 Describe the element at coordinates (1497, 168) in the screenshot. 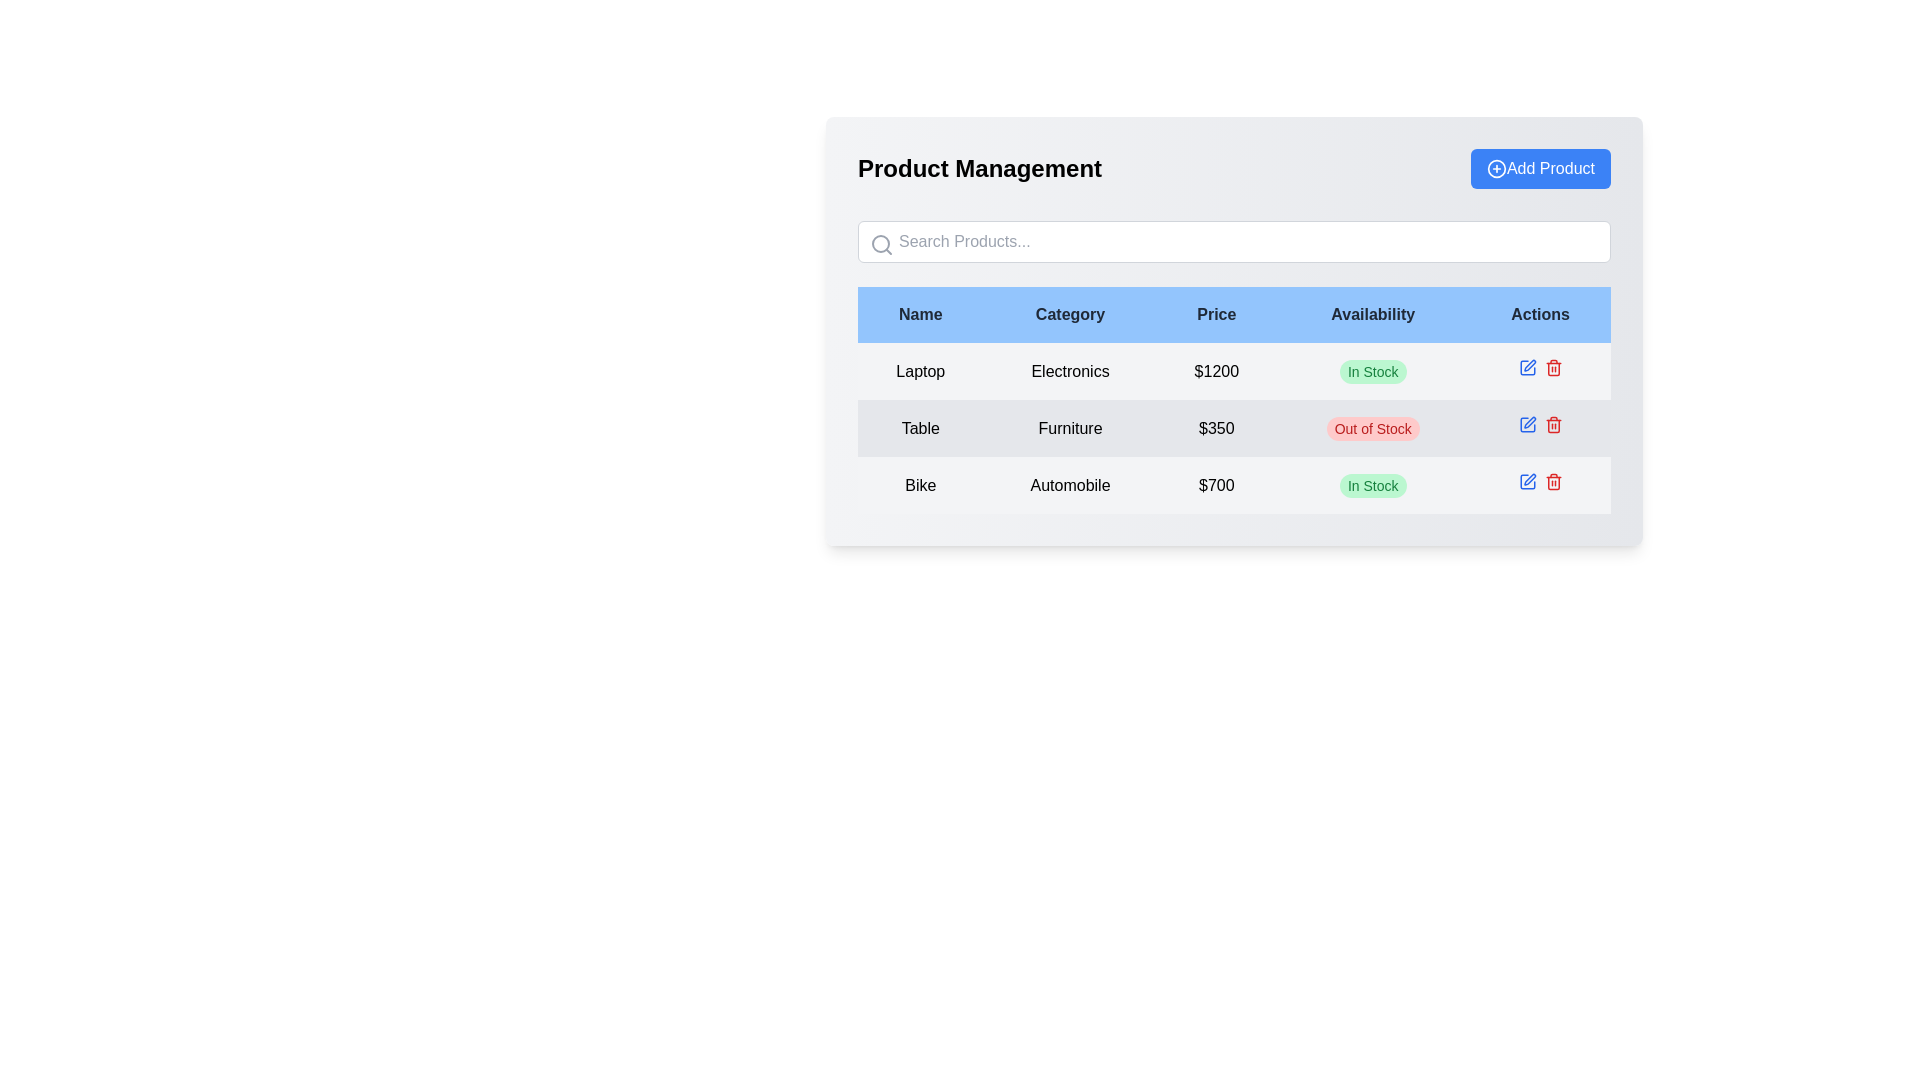

I see `the 'Add Product' button, which includes a plus sign icon, to initiate the action` at that location.